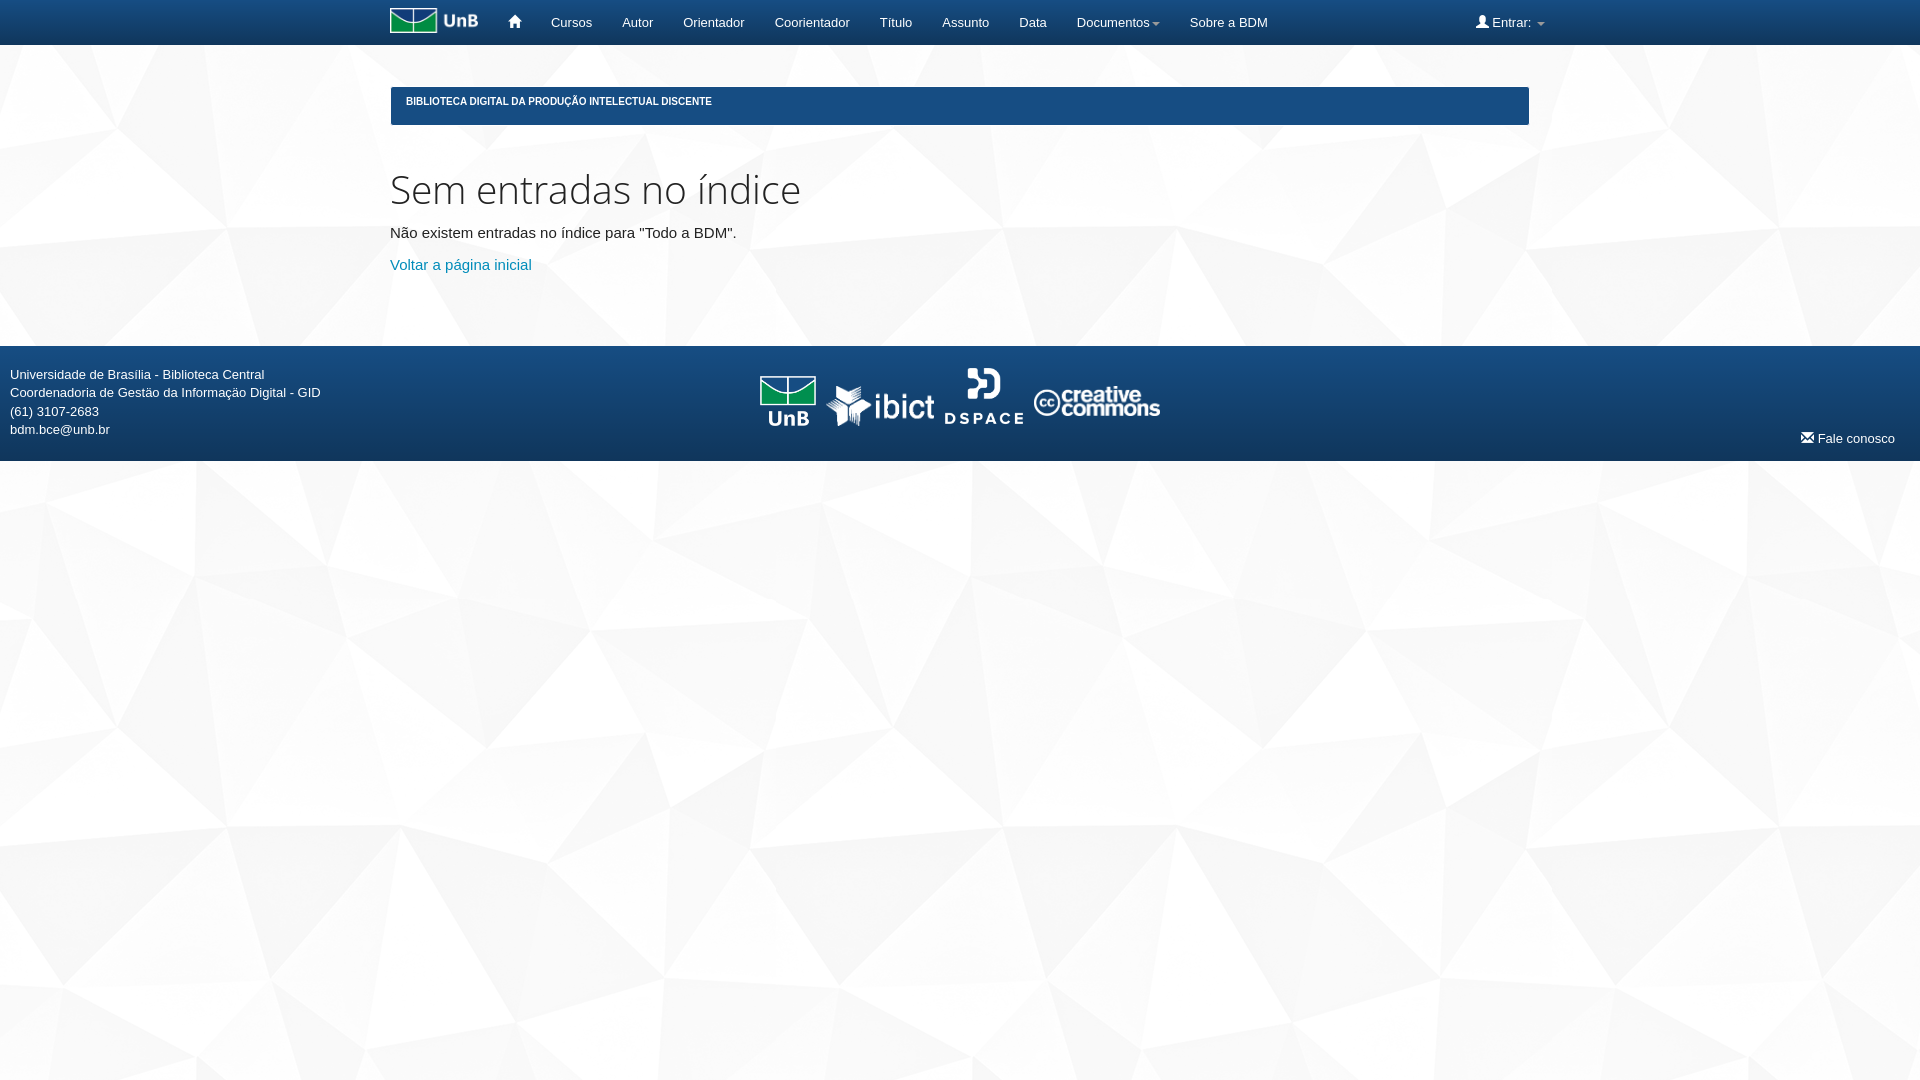 This screenshot has height=1080, width=1920. I want to click on 'Documentos', so click(1060, 22).